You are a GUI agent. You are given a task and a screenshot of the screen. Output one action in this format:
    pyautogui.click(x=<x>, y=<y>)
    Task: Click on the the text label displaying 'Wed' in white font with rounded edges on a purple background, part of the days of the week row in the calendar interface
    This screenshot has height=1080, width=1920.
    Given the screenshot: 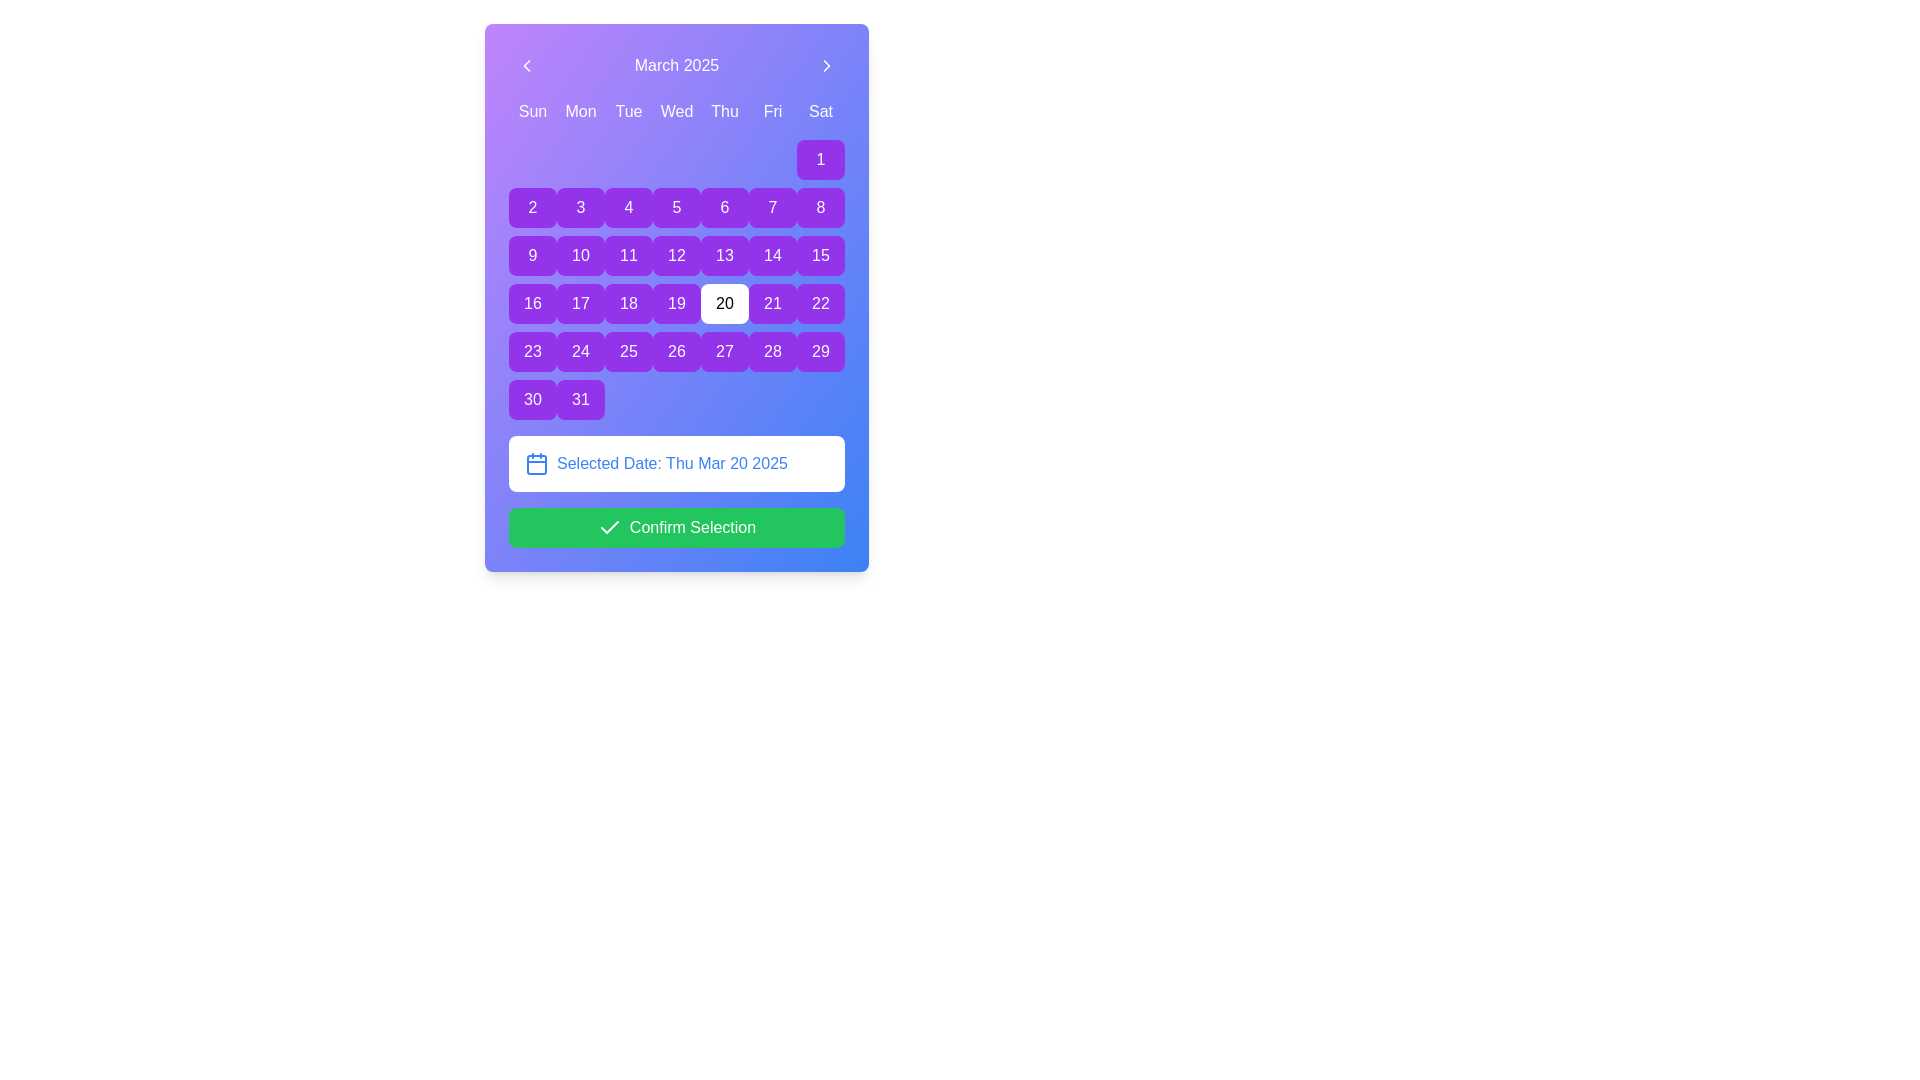 What is the action you would take?
    pyautogui.click(x=676, y=111)
    